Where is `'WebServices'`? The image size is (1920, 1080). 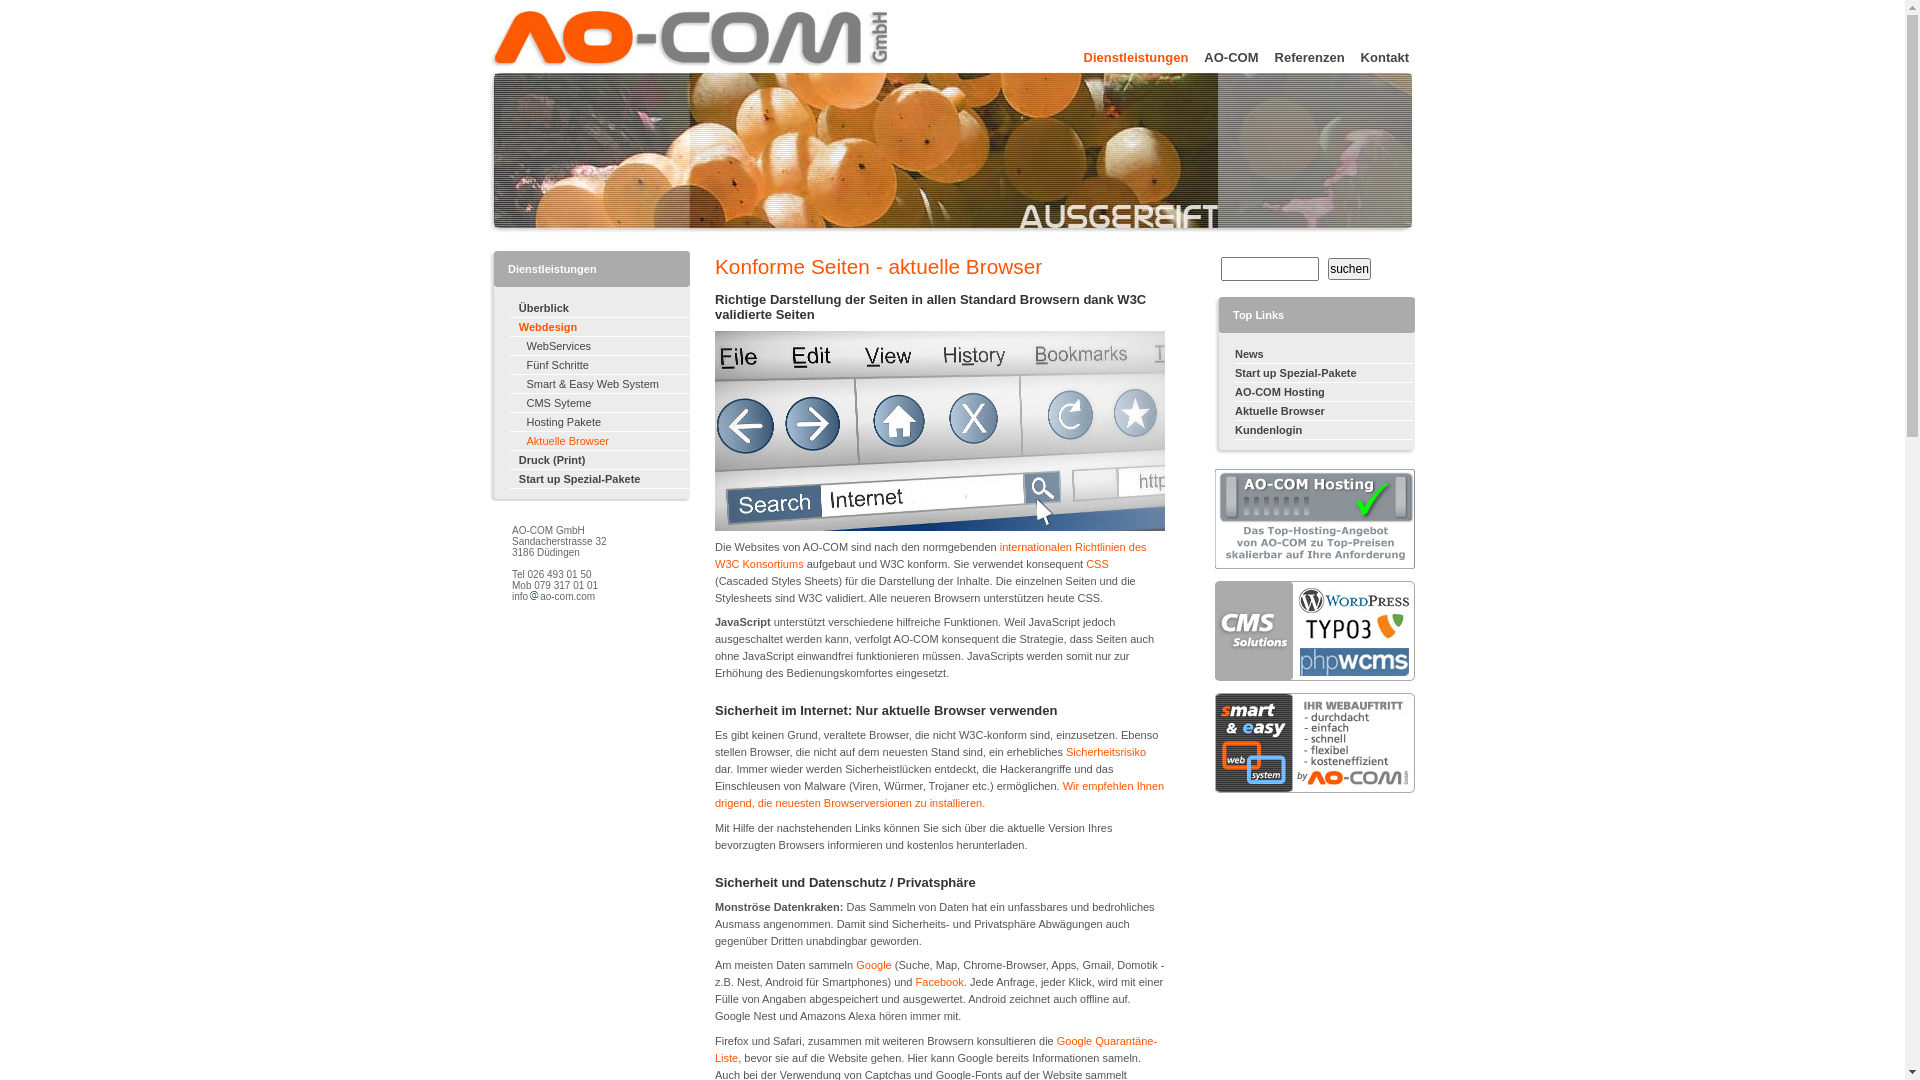 'WebServices' is located at coordinates (509, 345).